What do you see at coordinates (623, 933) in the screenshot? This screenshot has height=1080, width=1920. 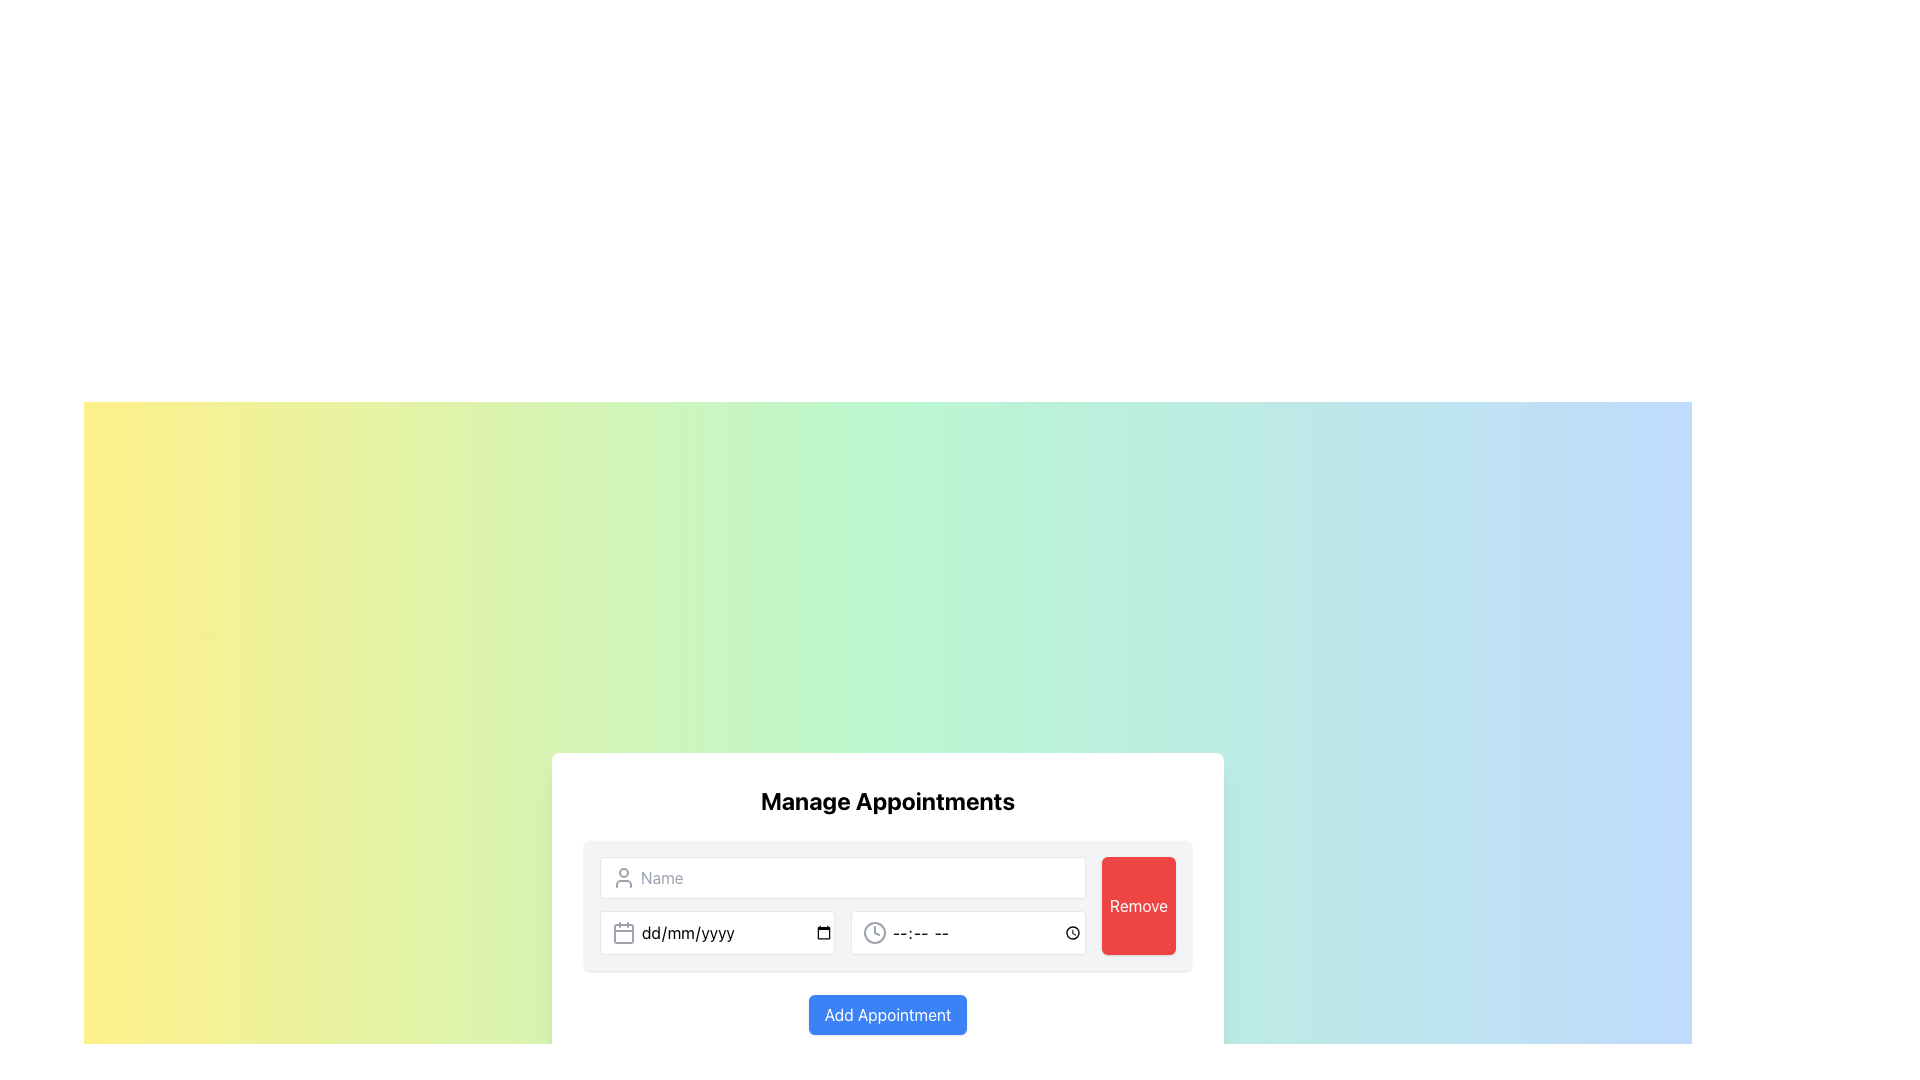 I see `the calendar icon` at bounding box center [623, 933].